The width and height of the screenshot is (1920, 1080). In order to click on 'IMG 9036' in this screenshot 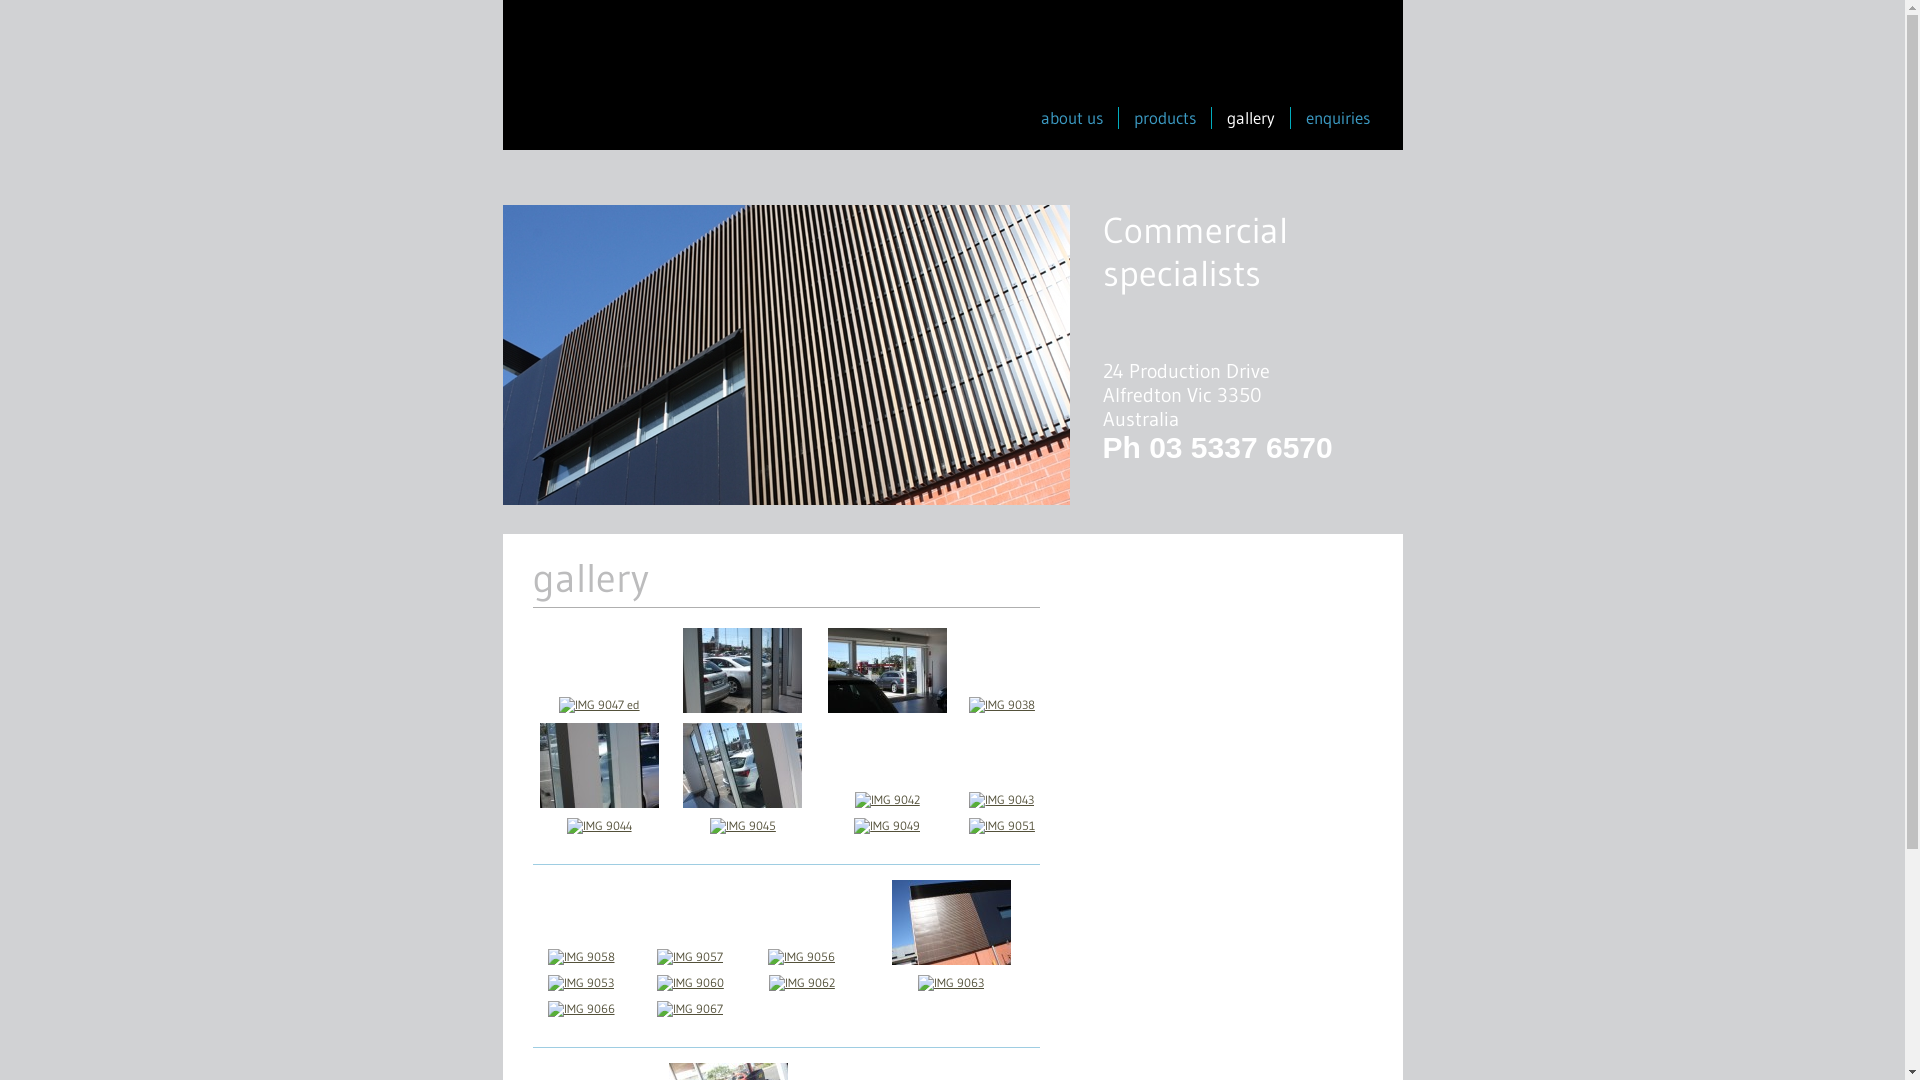, I will do `click(682, 704)`.